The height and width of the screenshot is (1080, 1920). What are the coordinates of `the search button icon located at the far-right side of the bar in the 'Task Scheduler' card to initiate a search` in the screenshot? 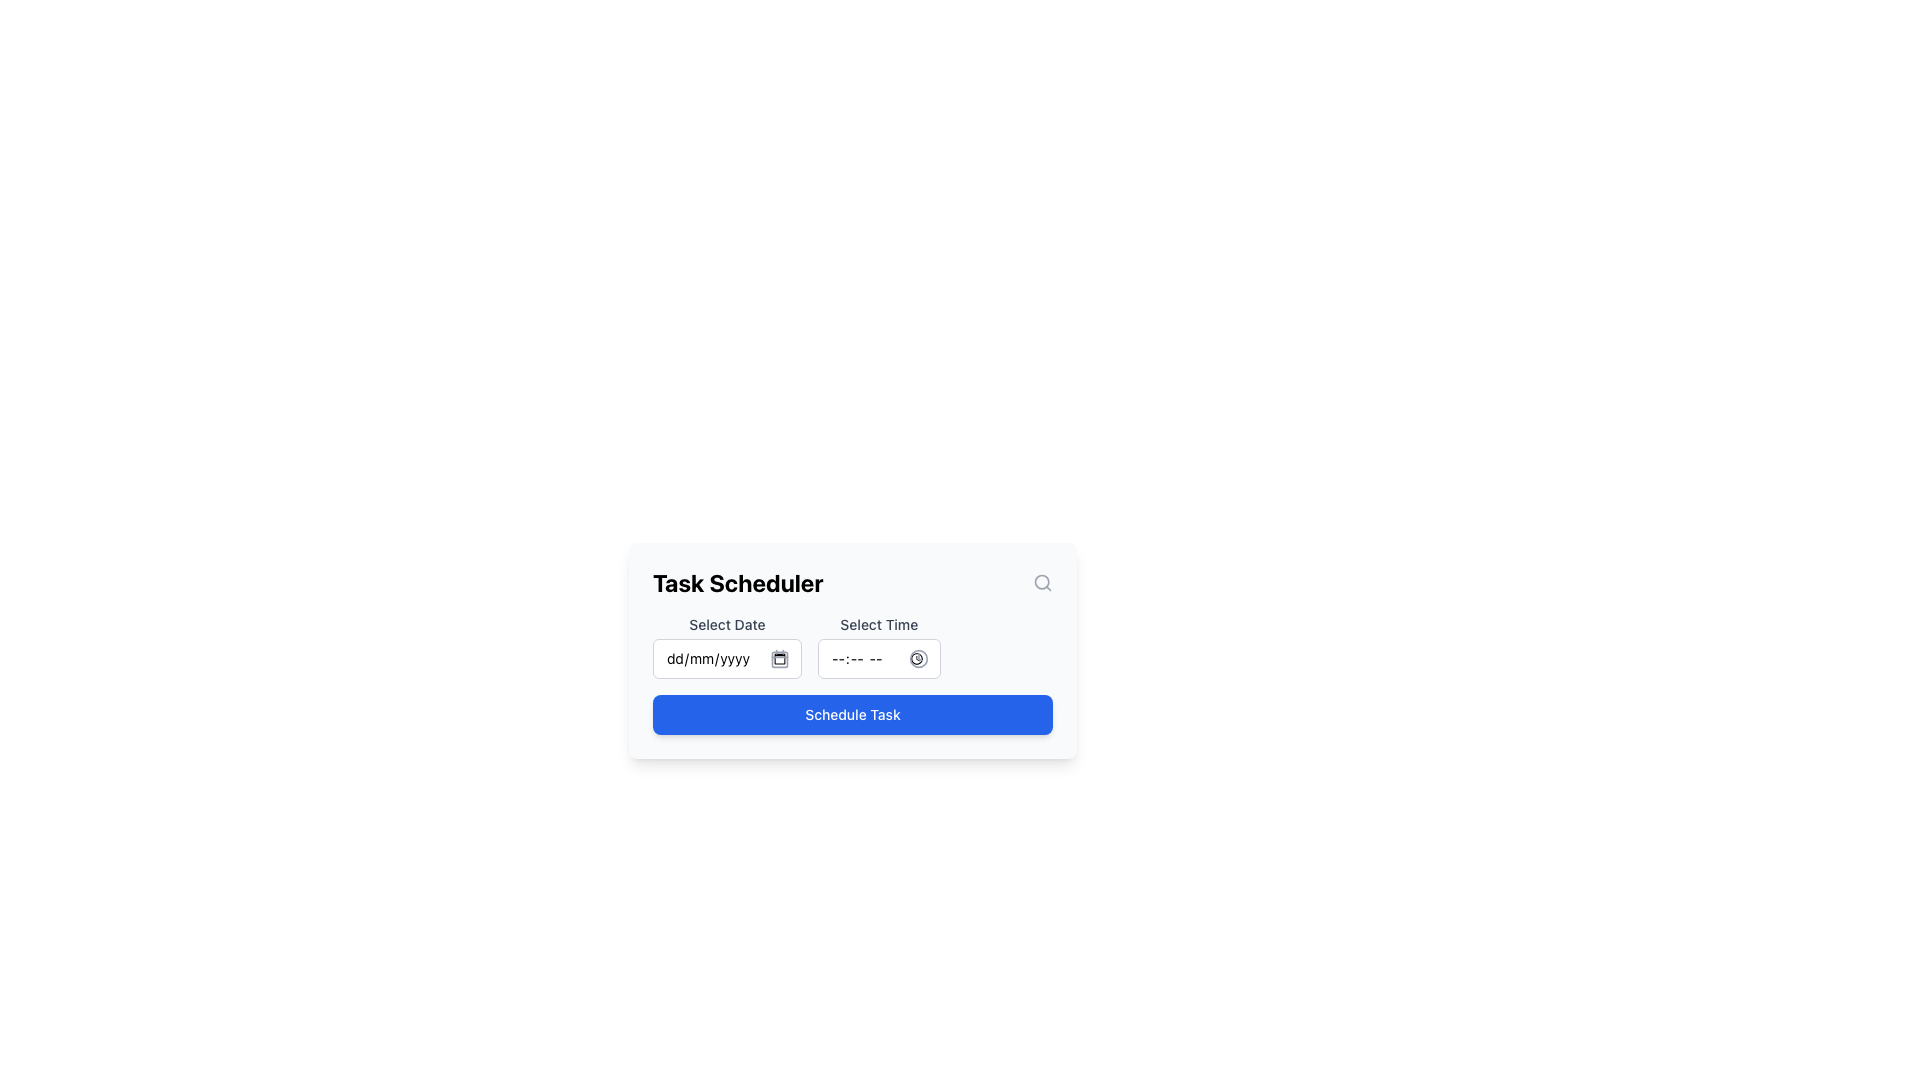 It's located at (1041, 582).